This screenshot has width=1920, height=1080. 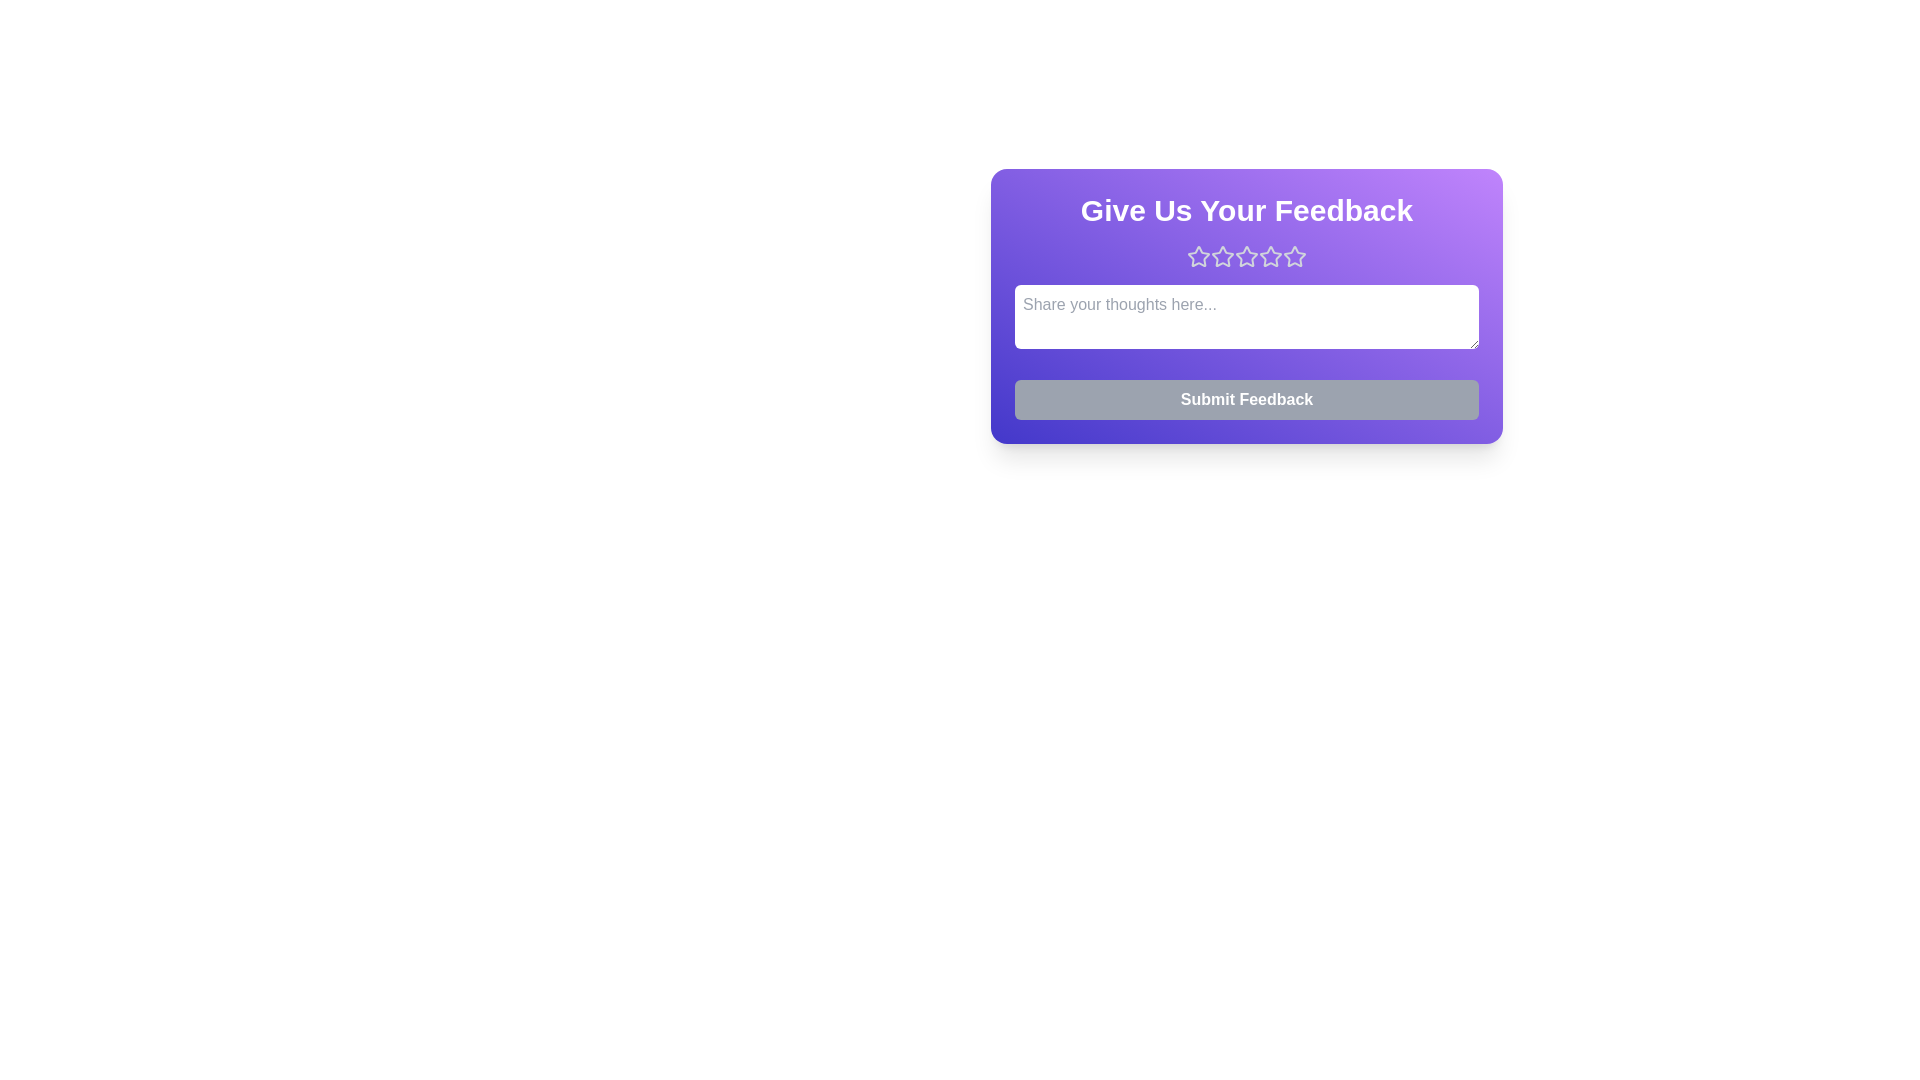 I want to click on 'Submit Feedback' button to submit the feedback, so click(x=1246, y=400).